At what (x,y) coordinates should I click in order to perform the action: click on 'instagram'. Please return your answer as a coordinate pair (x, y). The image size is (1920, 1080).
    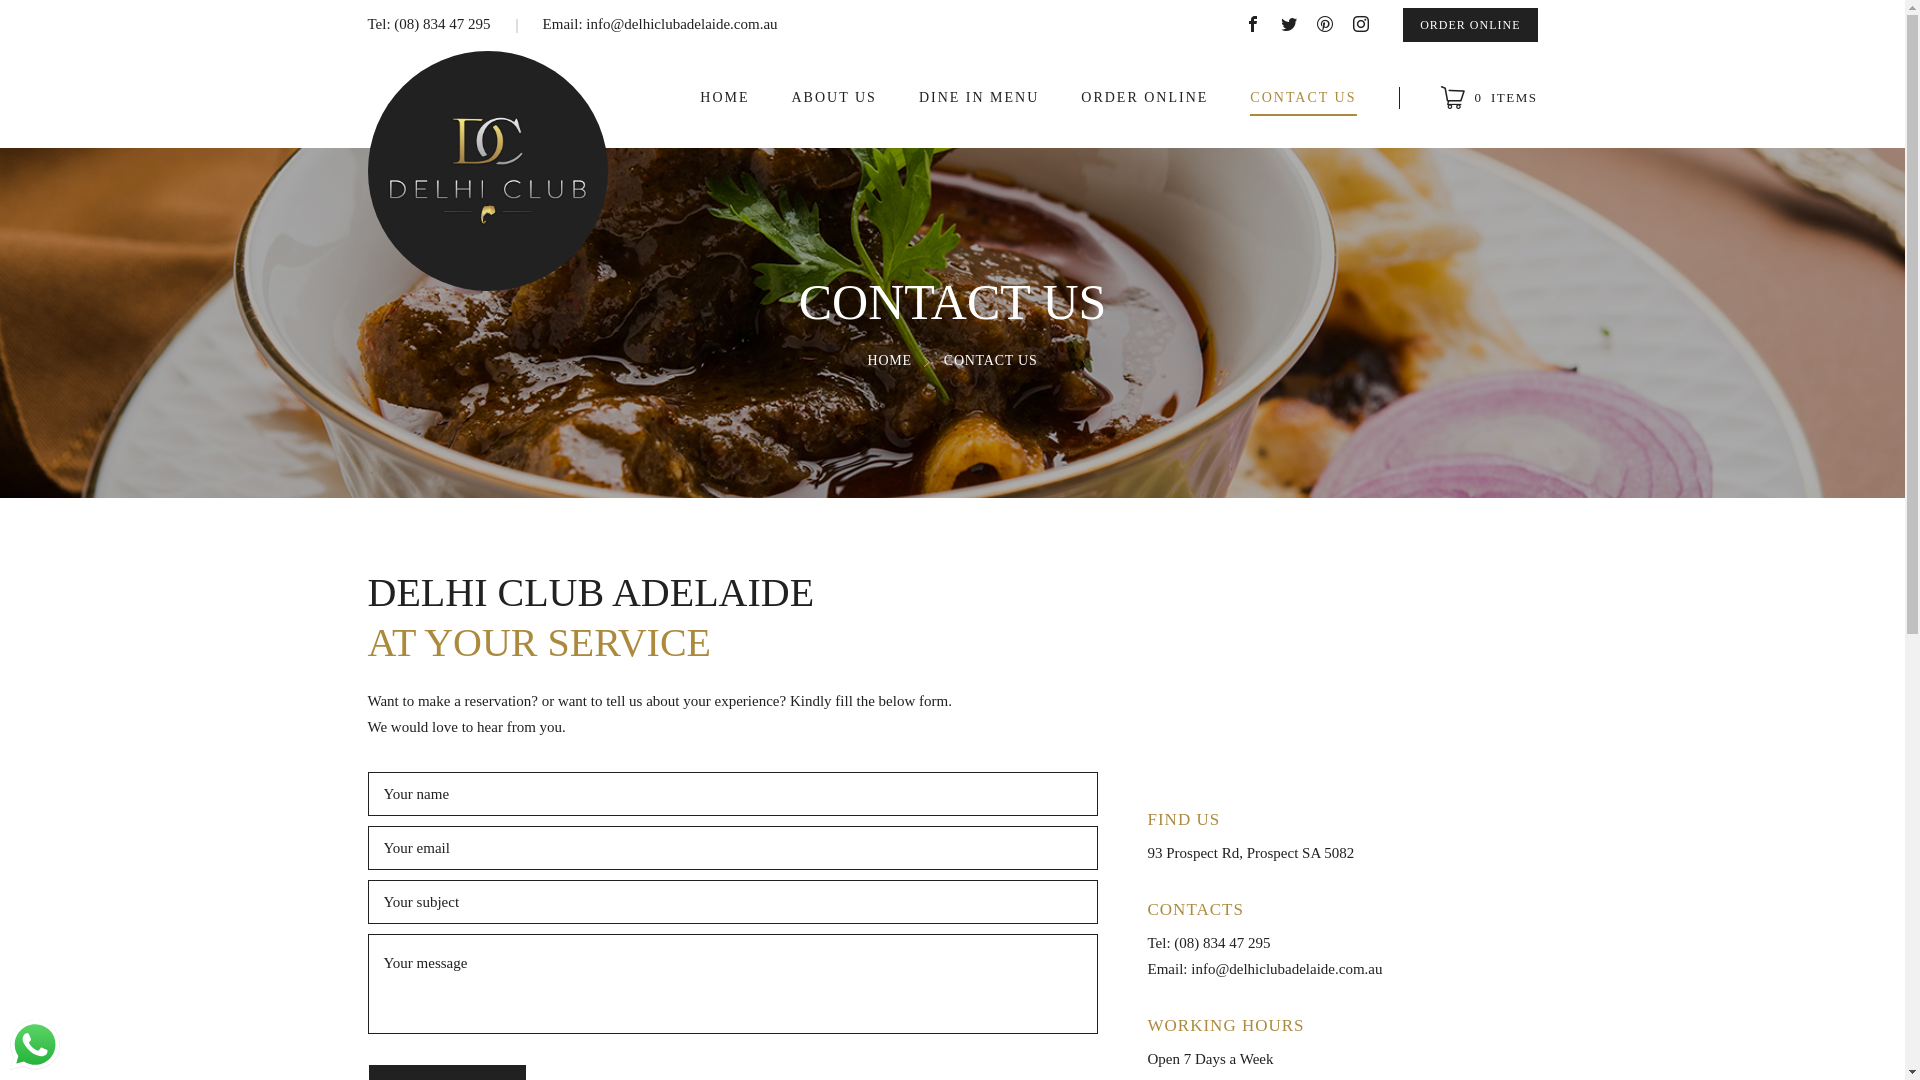
    Looking at the image, I should click on (1360, 23).